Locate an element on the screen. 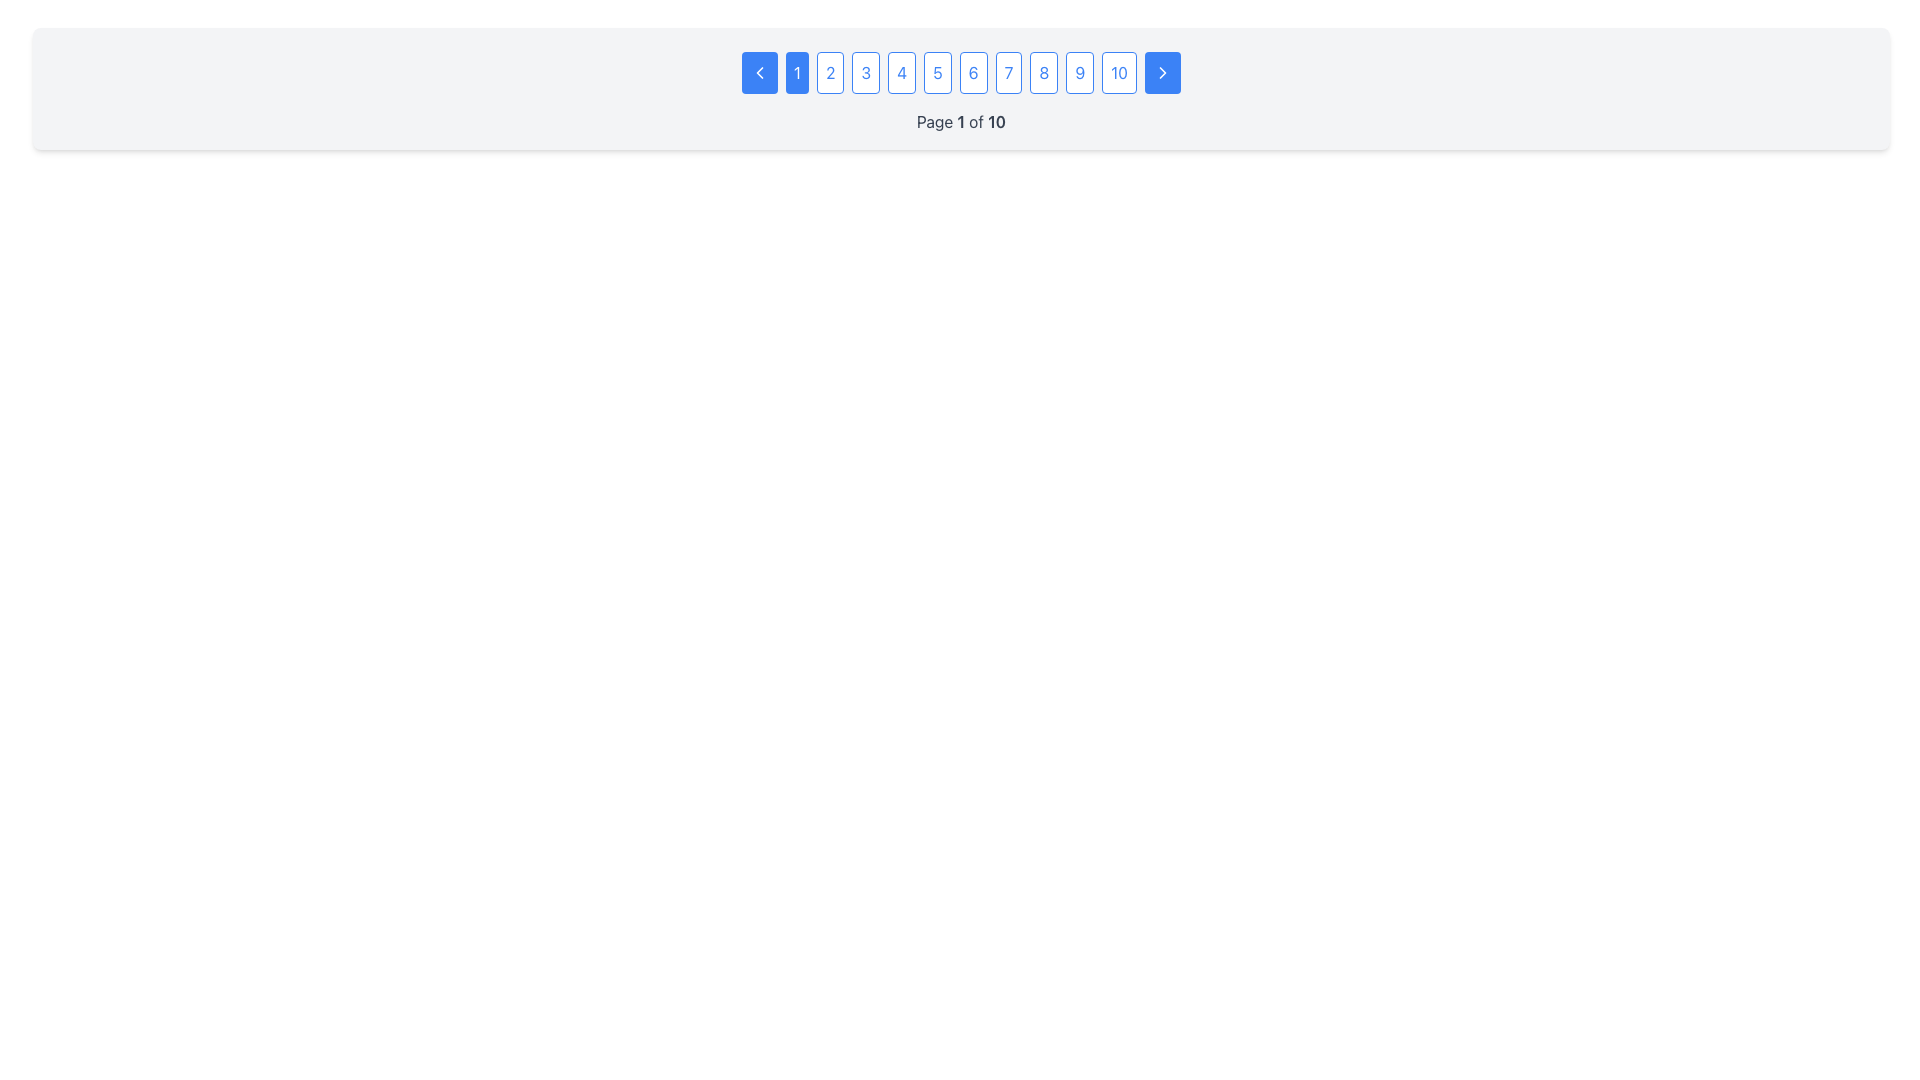 Image resolution: width=1920 pixels, height=1080 pixels. the forward navigation button in the pagination controls is located at coordinates (1162, 72).